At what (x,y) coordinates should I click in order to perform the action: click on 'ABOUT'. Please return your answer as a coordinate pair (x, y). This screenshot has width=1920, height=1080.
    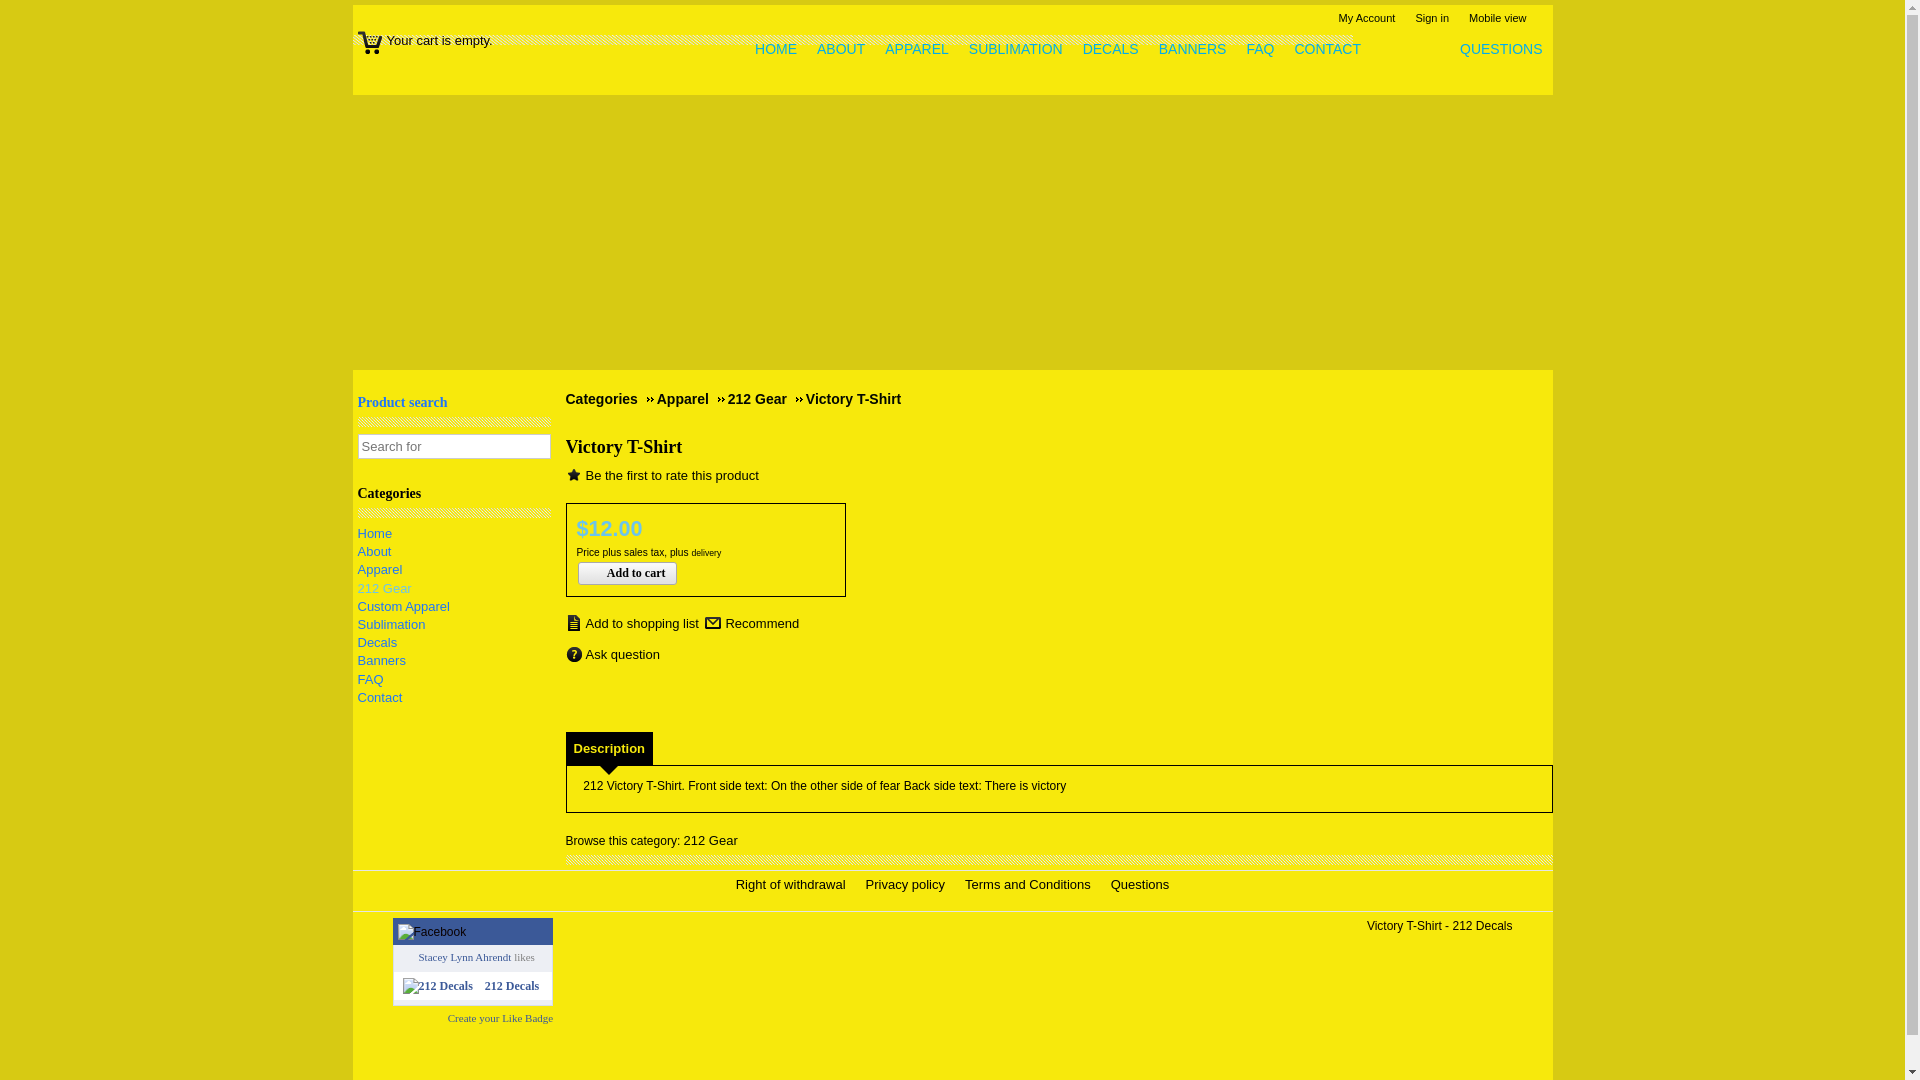
    Looking at the image, I should click on (845, 48).